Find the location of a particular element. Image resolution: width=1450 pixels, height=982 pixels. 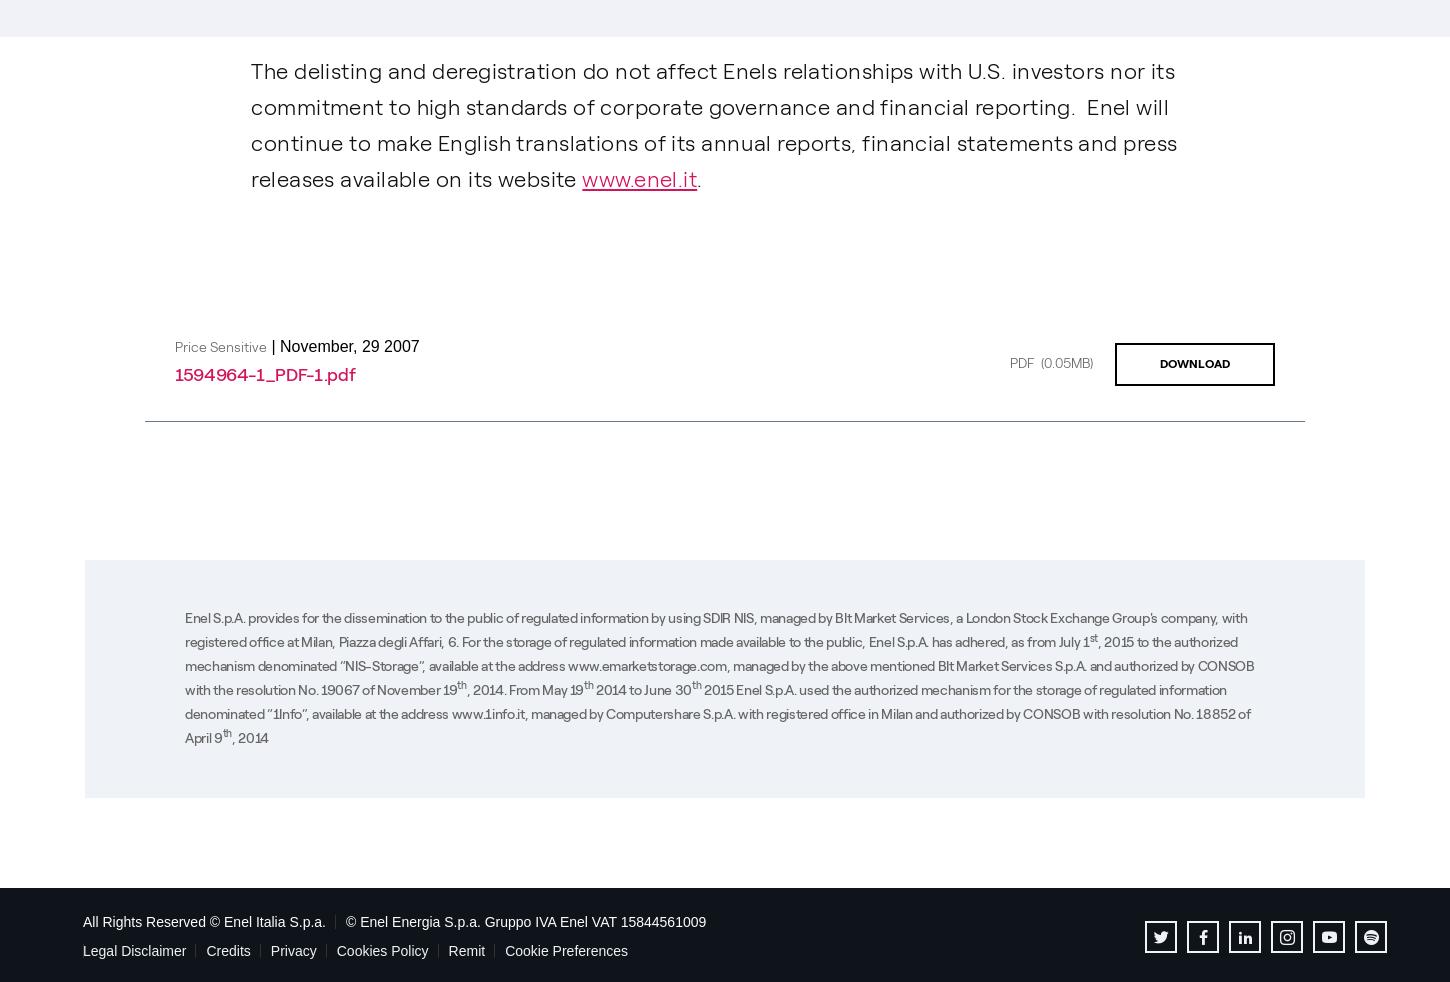

'The delisting and deregistration do not affect Enels relationships with U.S. investors nor its commitment to high standards of corporate governance and financial reporting.  Enel will continue to make English translations of its annual reports, financial statements and press releases available on its website' is located at coordinates (712, 123).